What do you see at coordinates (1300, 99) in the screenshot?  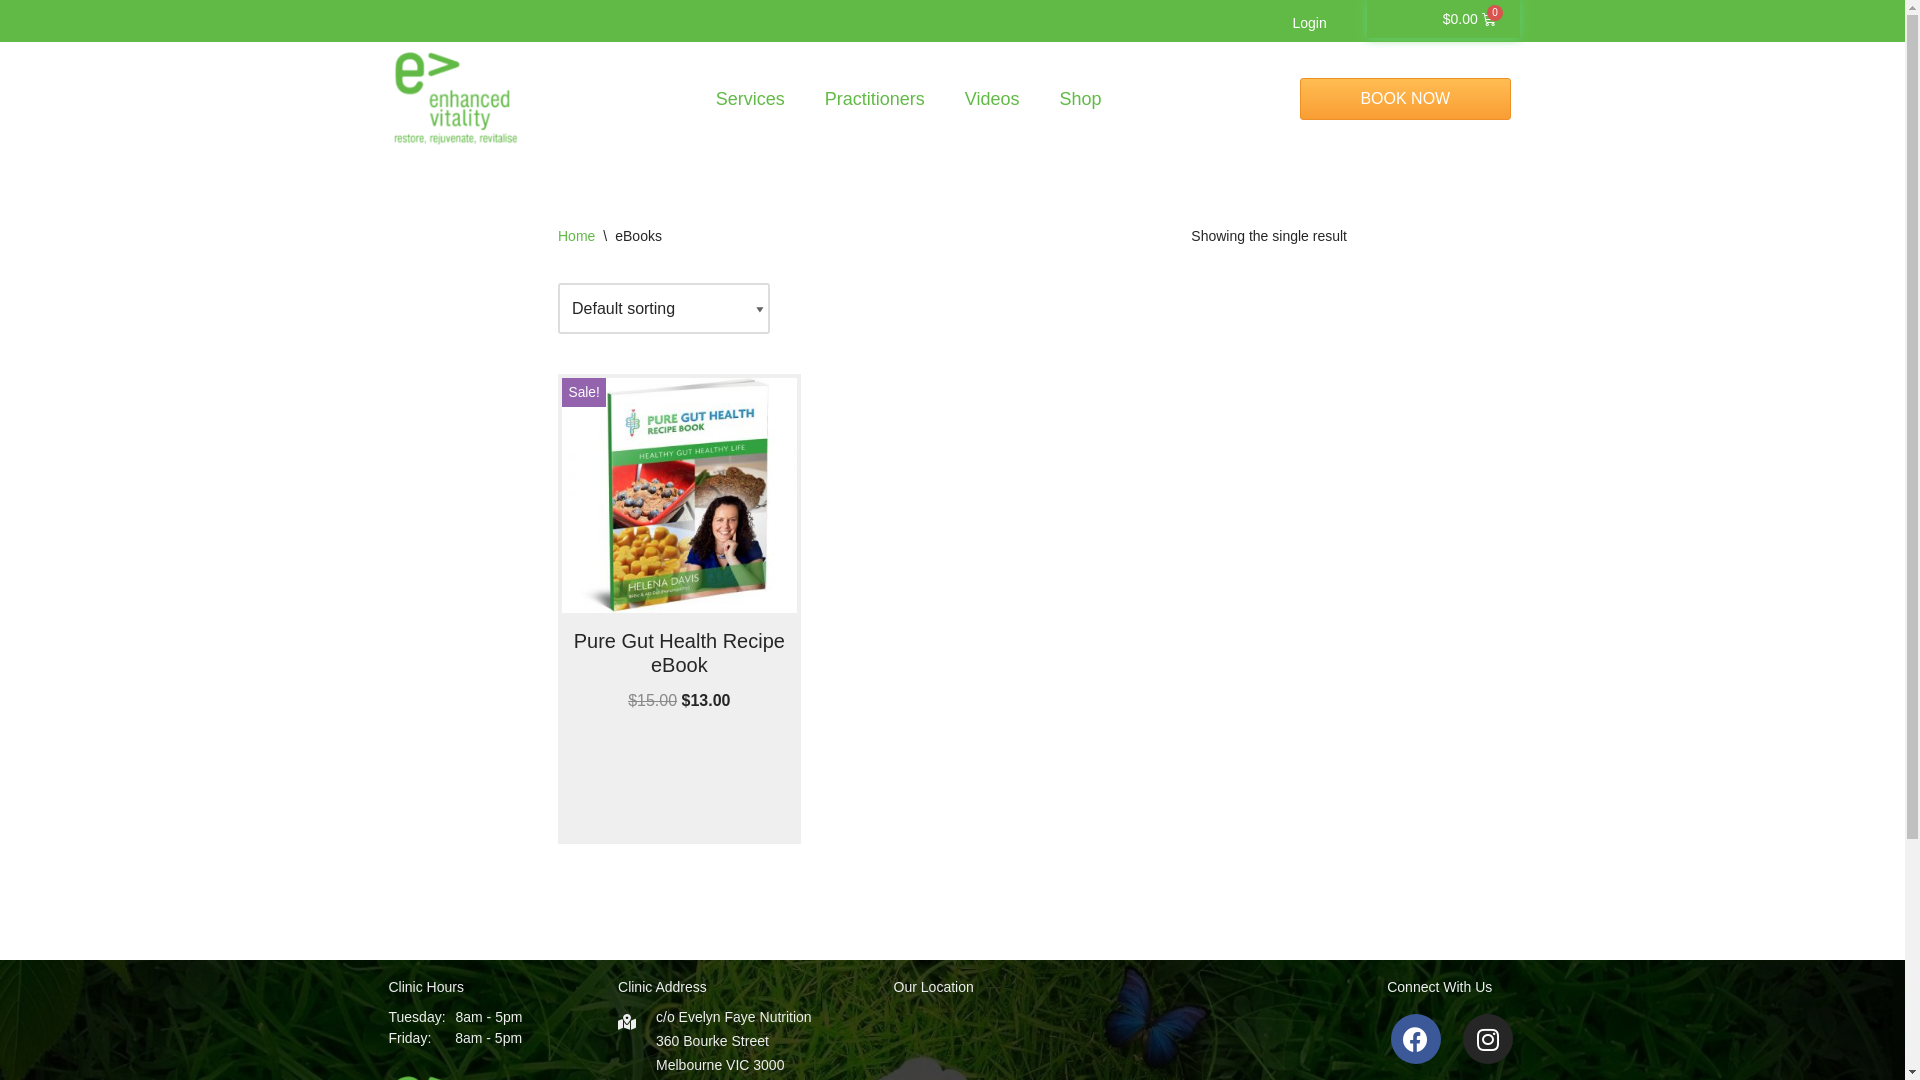 I see `'BOOK NOW'` at bounding box center [1300, 99].